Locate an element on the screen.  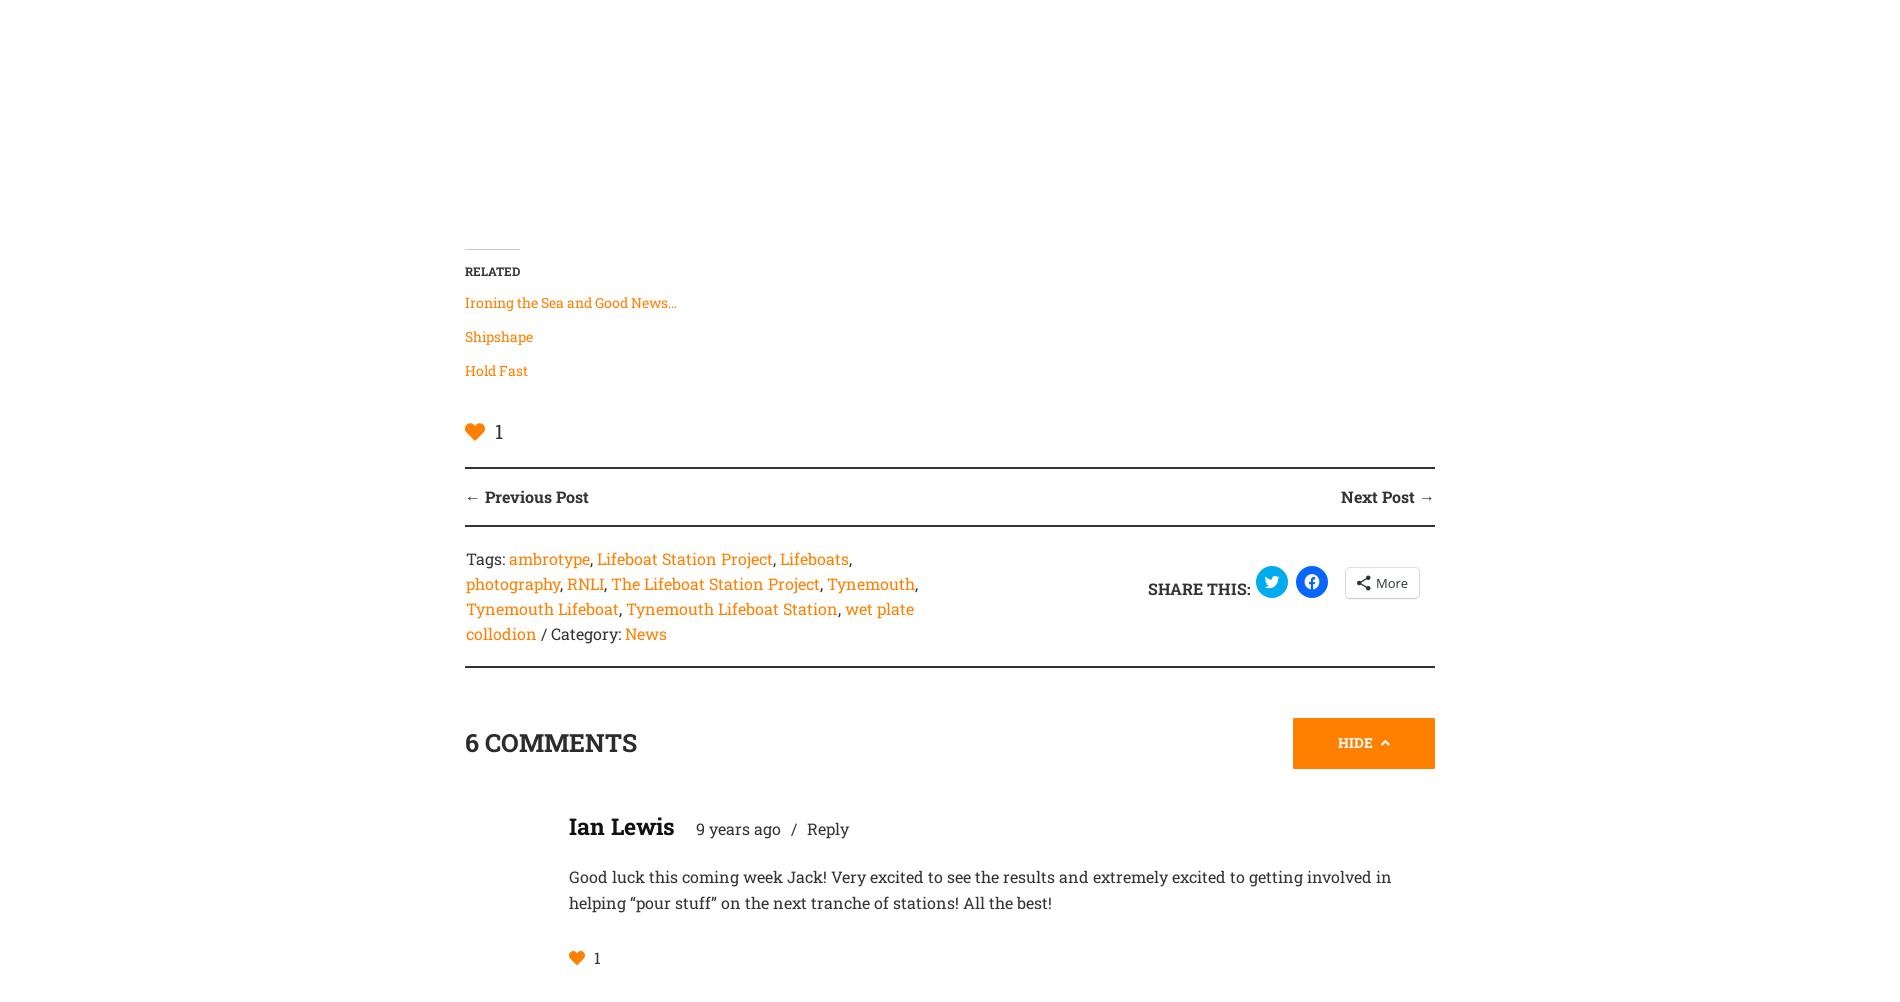
'More' is located at coordinates (1390, 581).